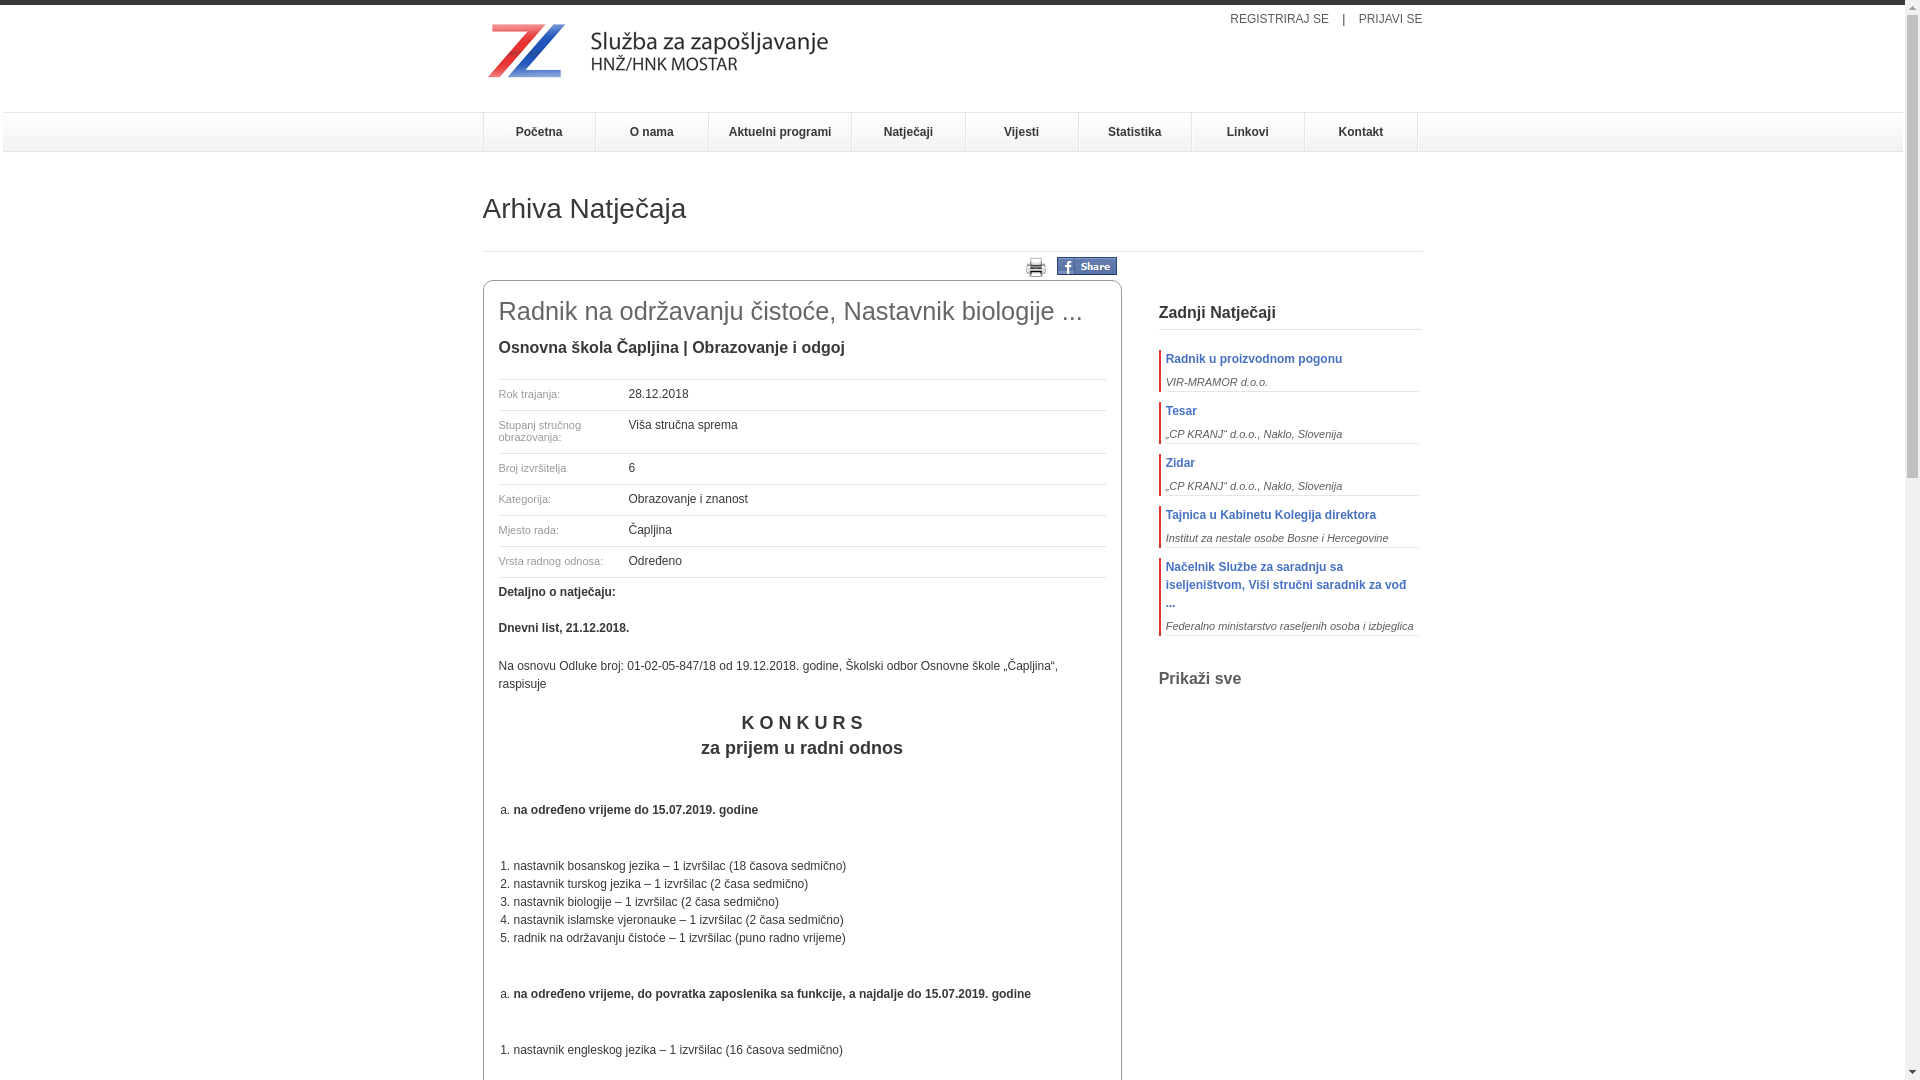 The image size is (1920, 1080). I want to click on 'PRIJAVI SE', so click(1390, 19).